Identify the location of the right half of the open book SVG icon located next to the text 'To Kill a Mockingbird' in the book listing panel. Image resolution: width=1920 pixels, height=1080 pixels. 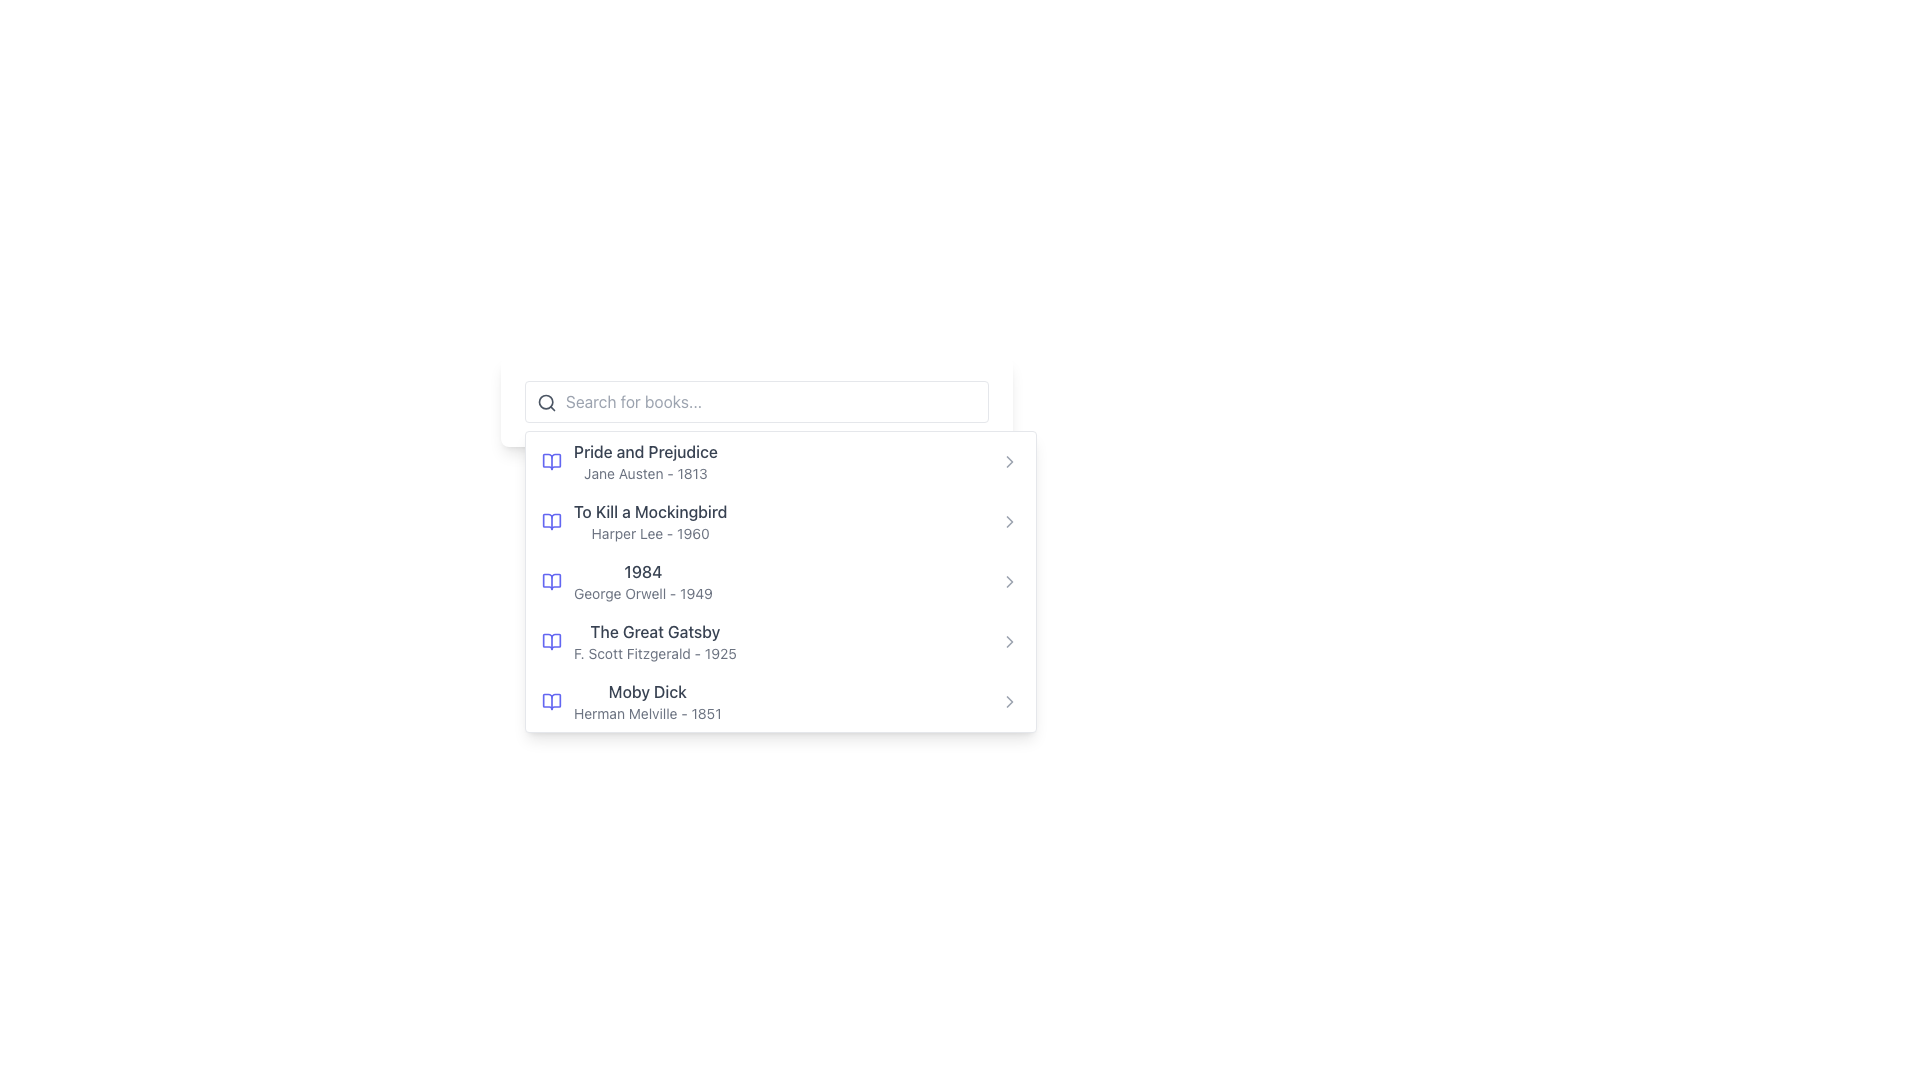
(552, 520).